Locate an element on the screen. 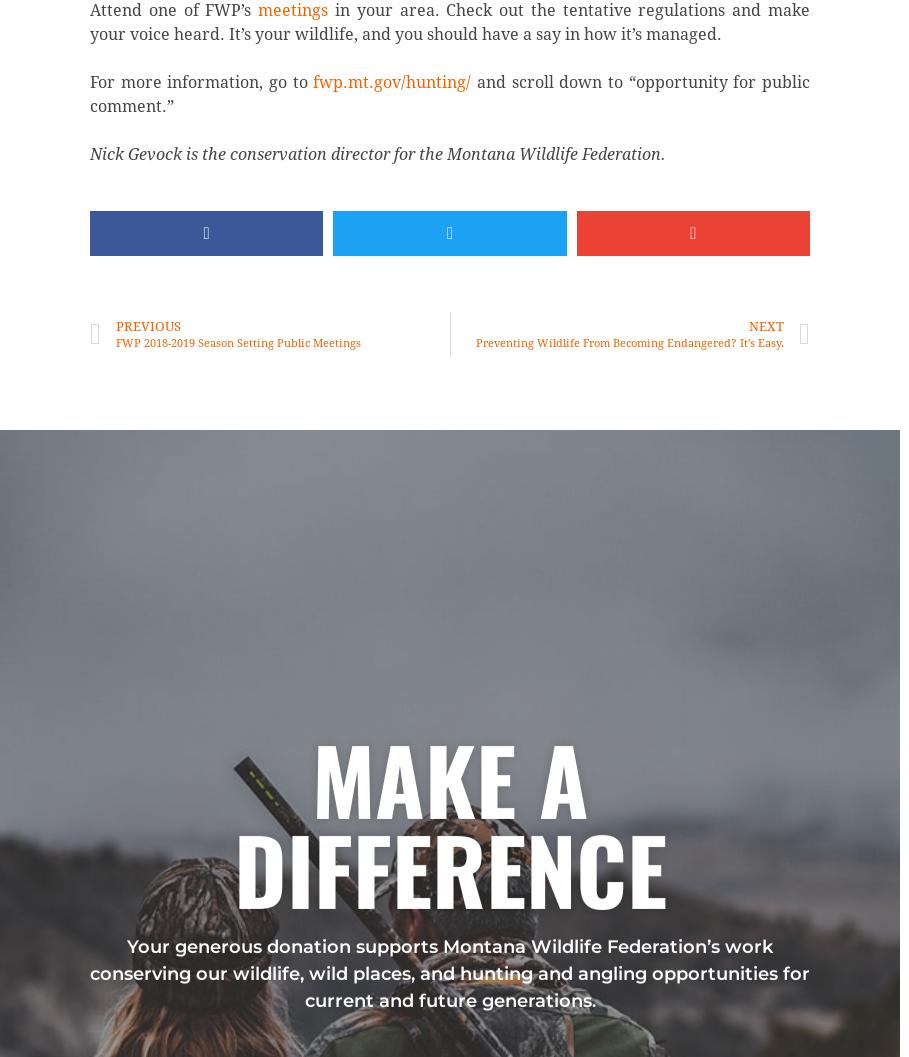 The image size is (909, 1057). 'For more information, go to' is located at coordinates (201, 81).